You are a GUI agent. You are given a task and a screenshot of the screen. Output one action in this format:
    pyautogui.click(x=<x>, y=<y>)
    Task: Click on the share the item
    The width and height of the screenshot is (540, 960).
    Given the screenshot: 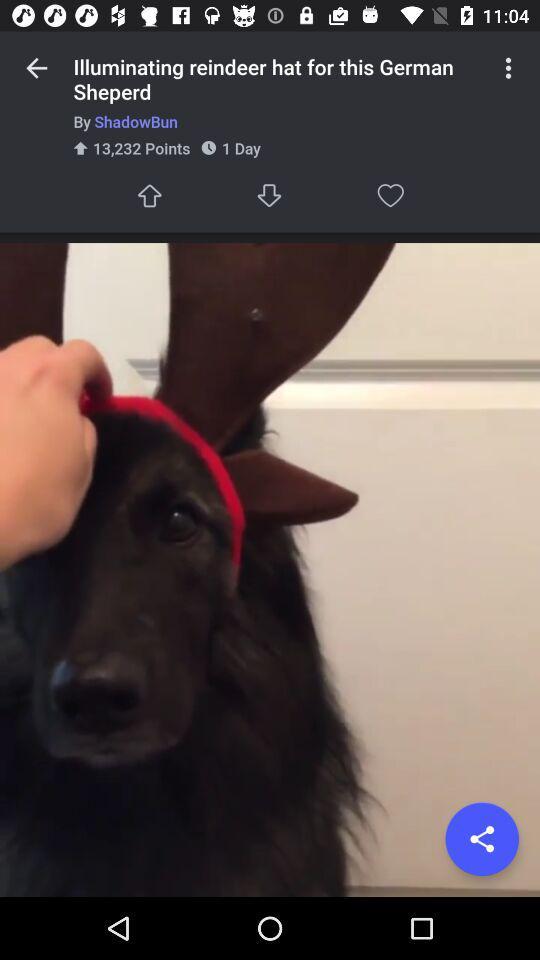 What is the action you would take?
    pyautogui.click(x=481, y=839)
    